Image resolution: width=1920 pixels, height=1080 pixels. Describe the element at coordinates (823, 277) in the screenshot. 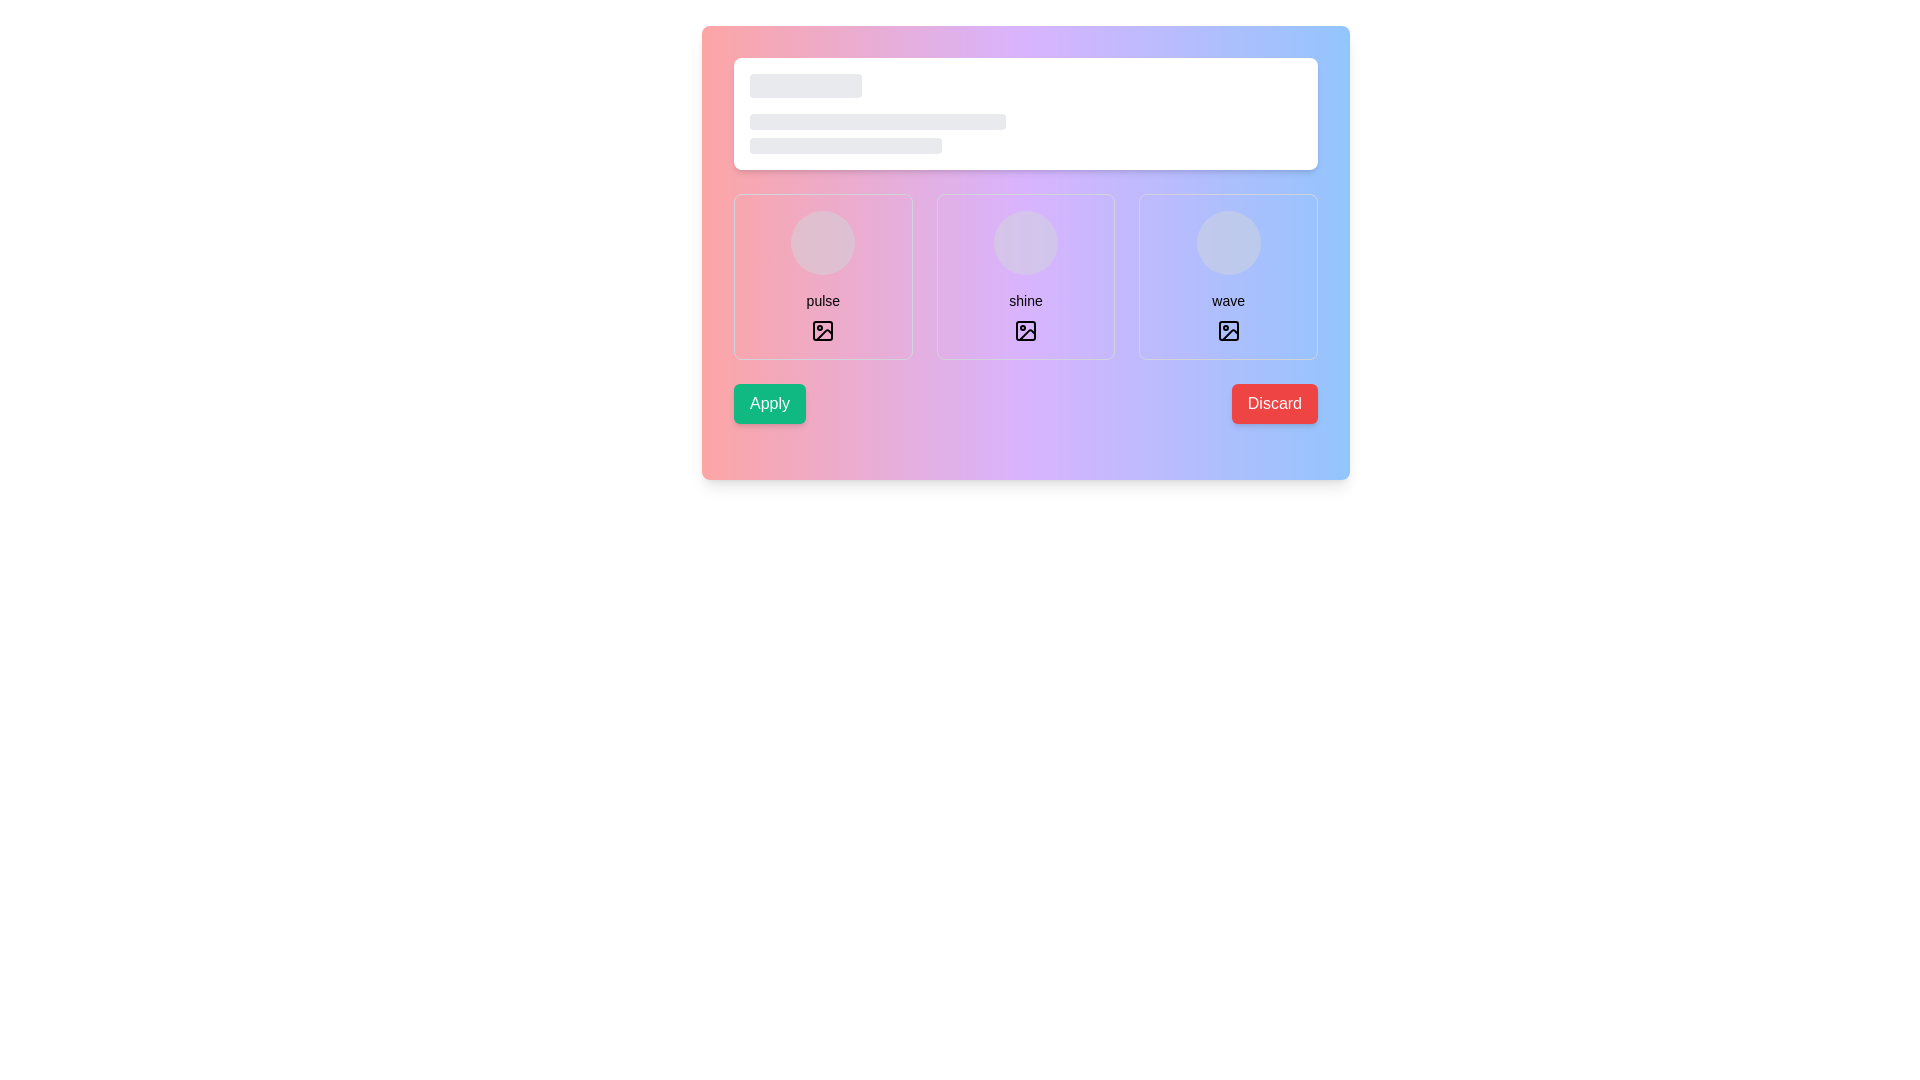

I see `the leftmost selectable card in the menu` at that location.